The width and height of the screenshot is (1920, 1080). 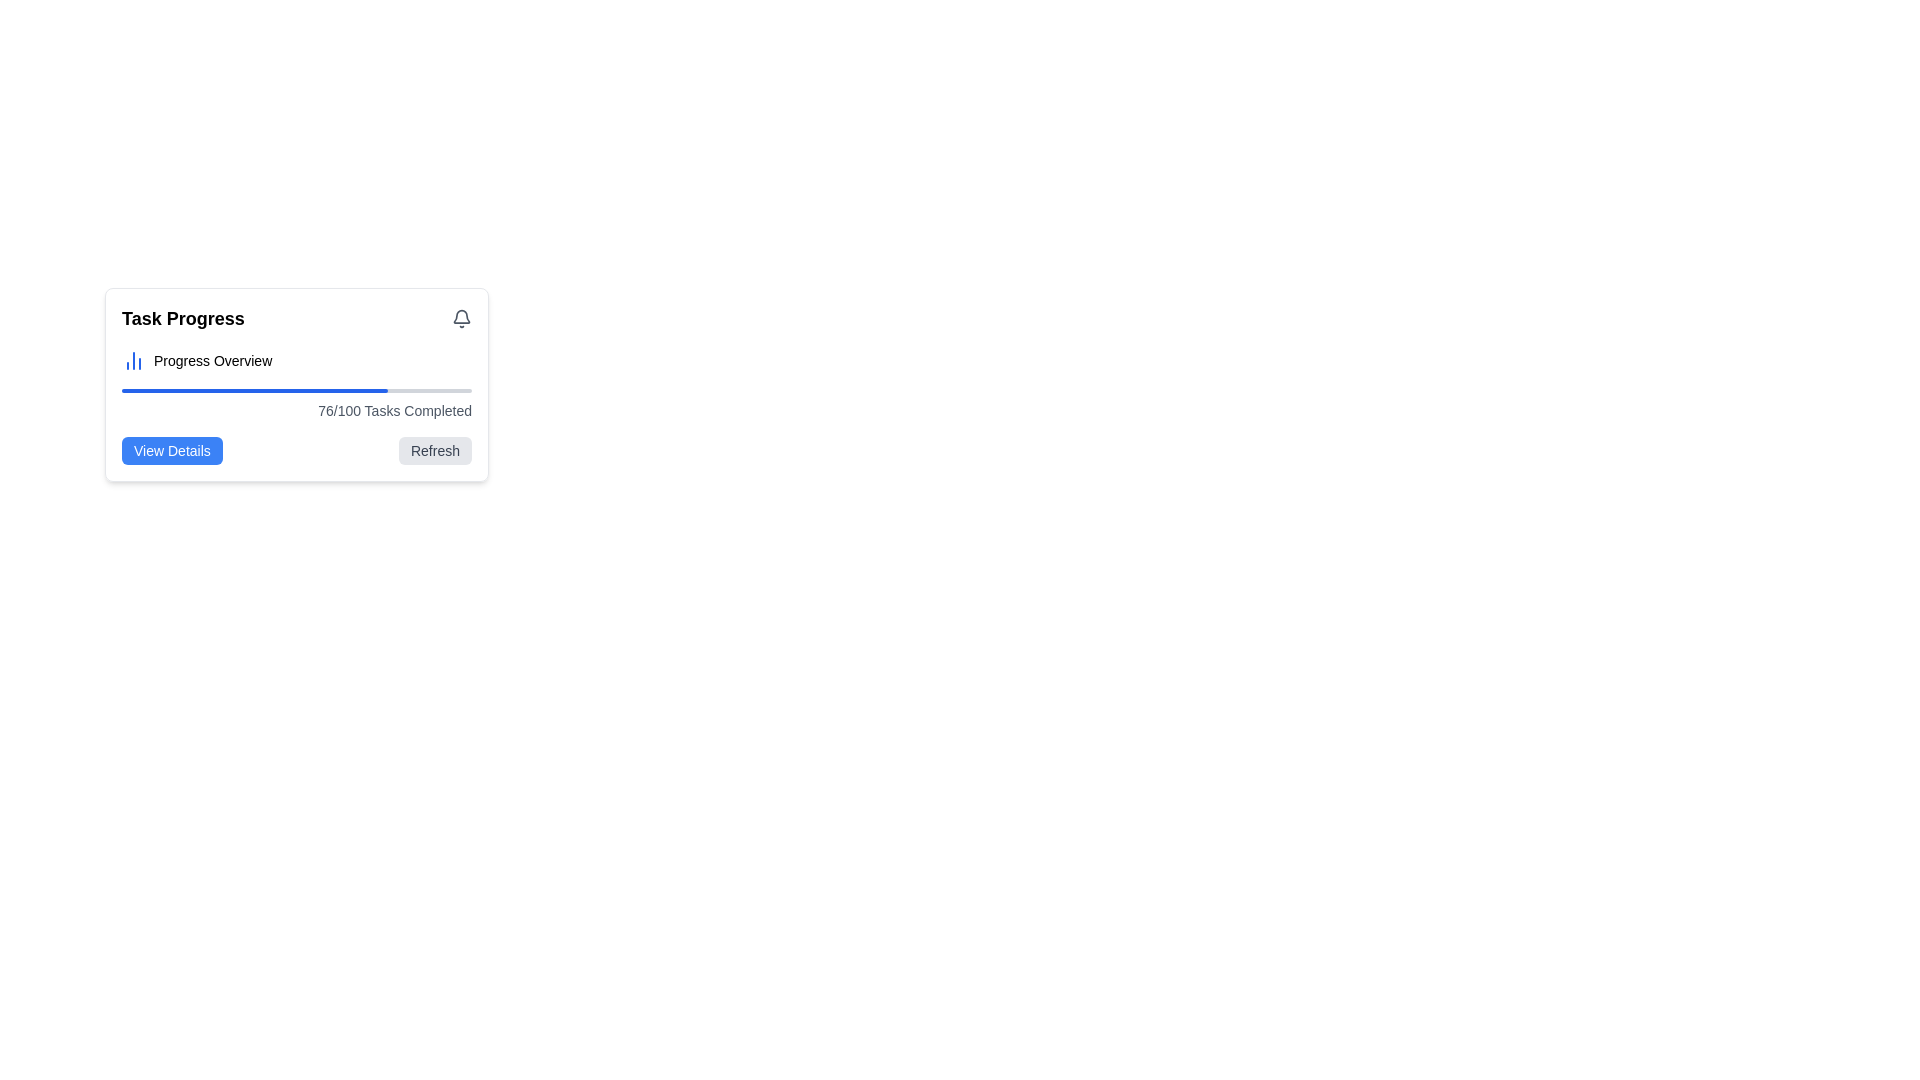 I want to click on the text label that serves as a descriptive title for the progress indicator, located to the right of the graph icon, so click(x=213, y=361).